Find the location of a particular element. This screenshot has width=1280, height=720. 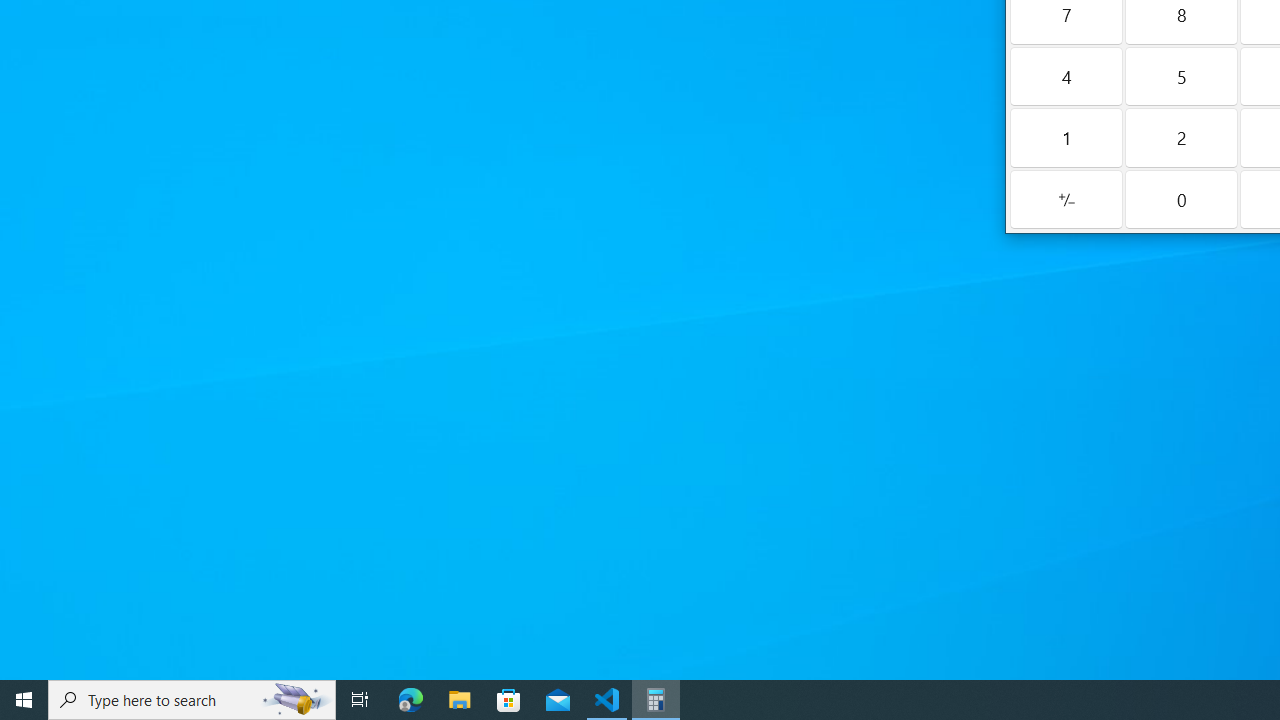

'One' is located at coordinates (1065, 136).